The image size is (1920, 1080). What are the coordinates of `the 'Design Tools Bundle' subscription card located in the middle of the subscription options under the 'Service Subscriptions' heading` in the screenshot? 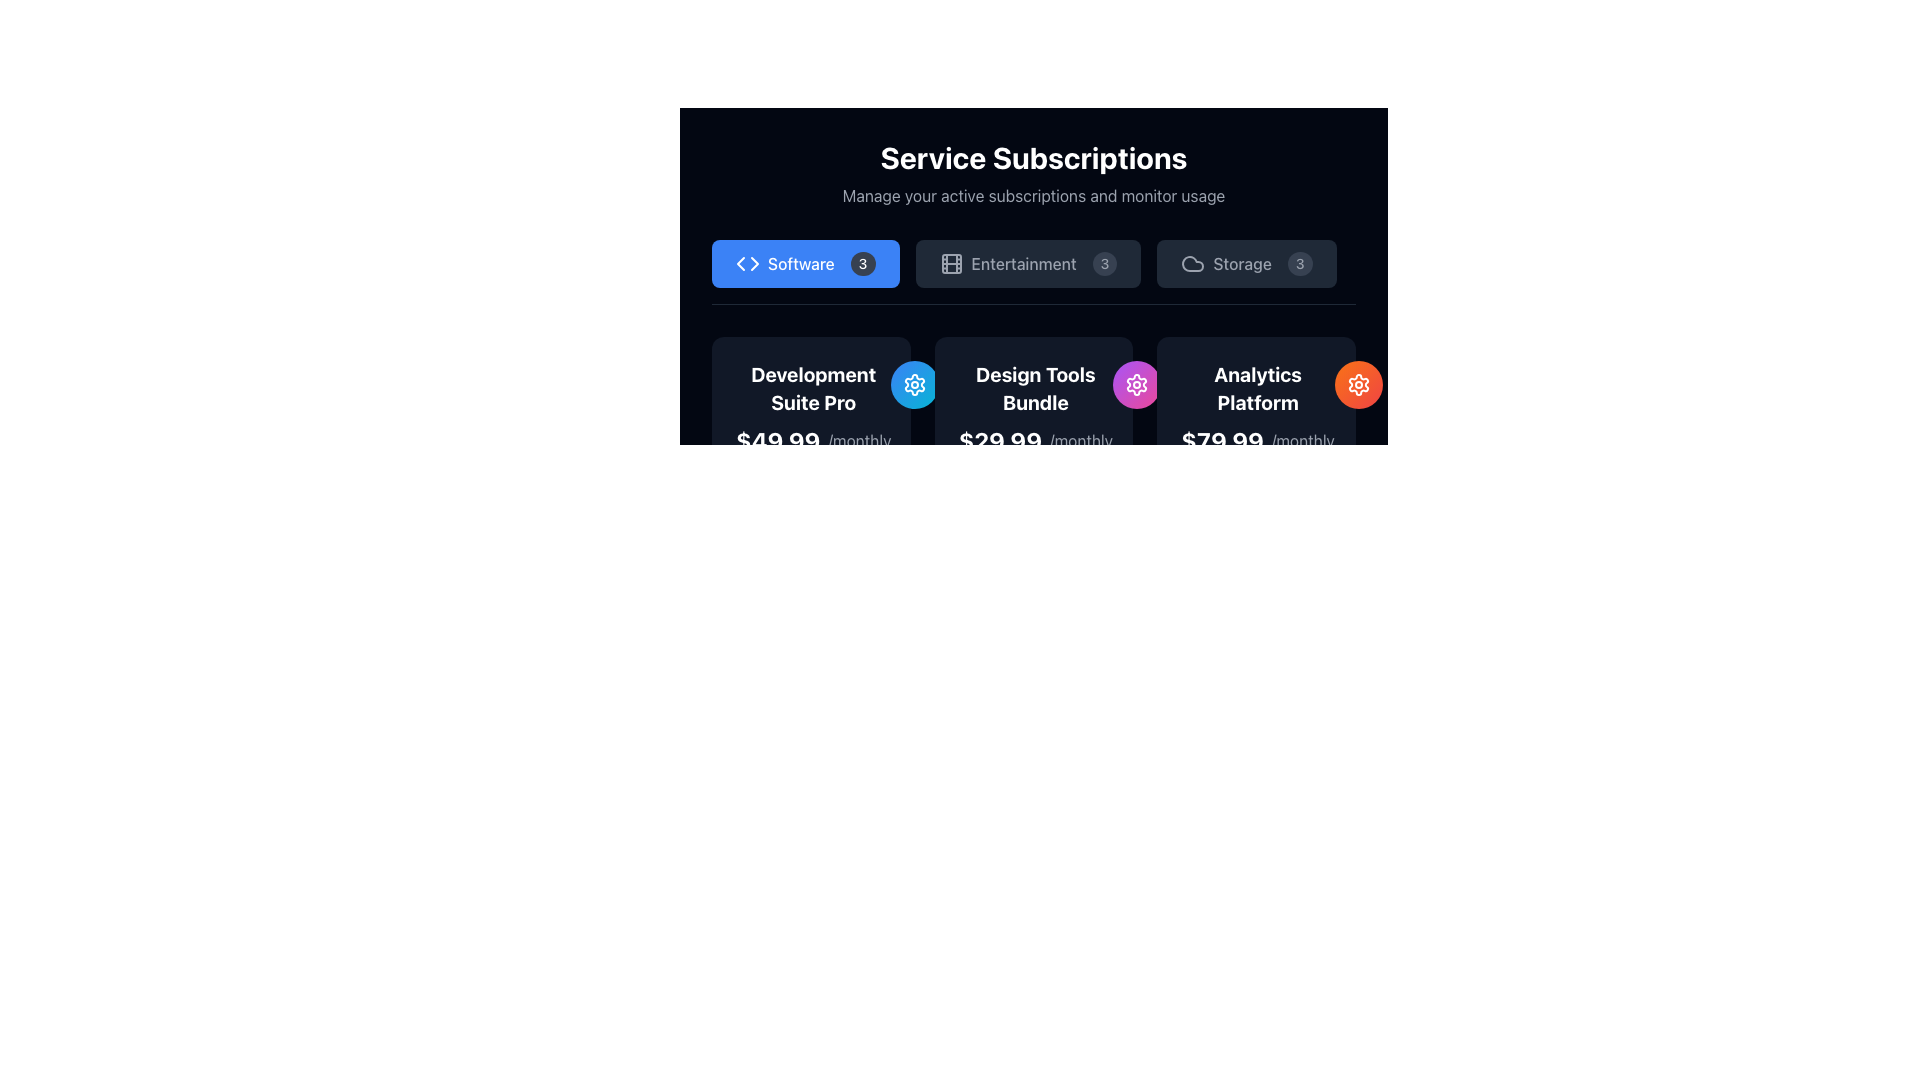 It's located at (1033, 407).